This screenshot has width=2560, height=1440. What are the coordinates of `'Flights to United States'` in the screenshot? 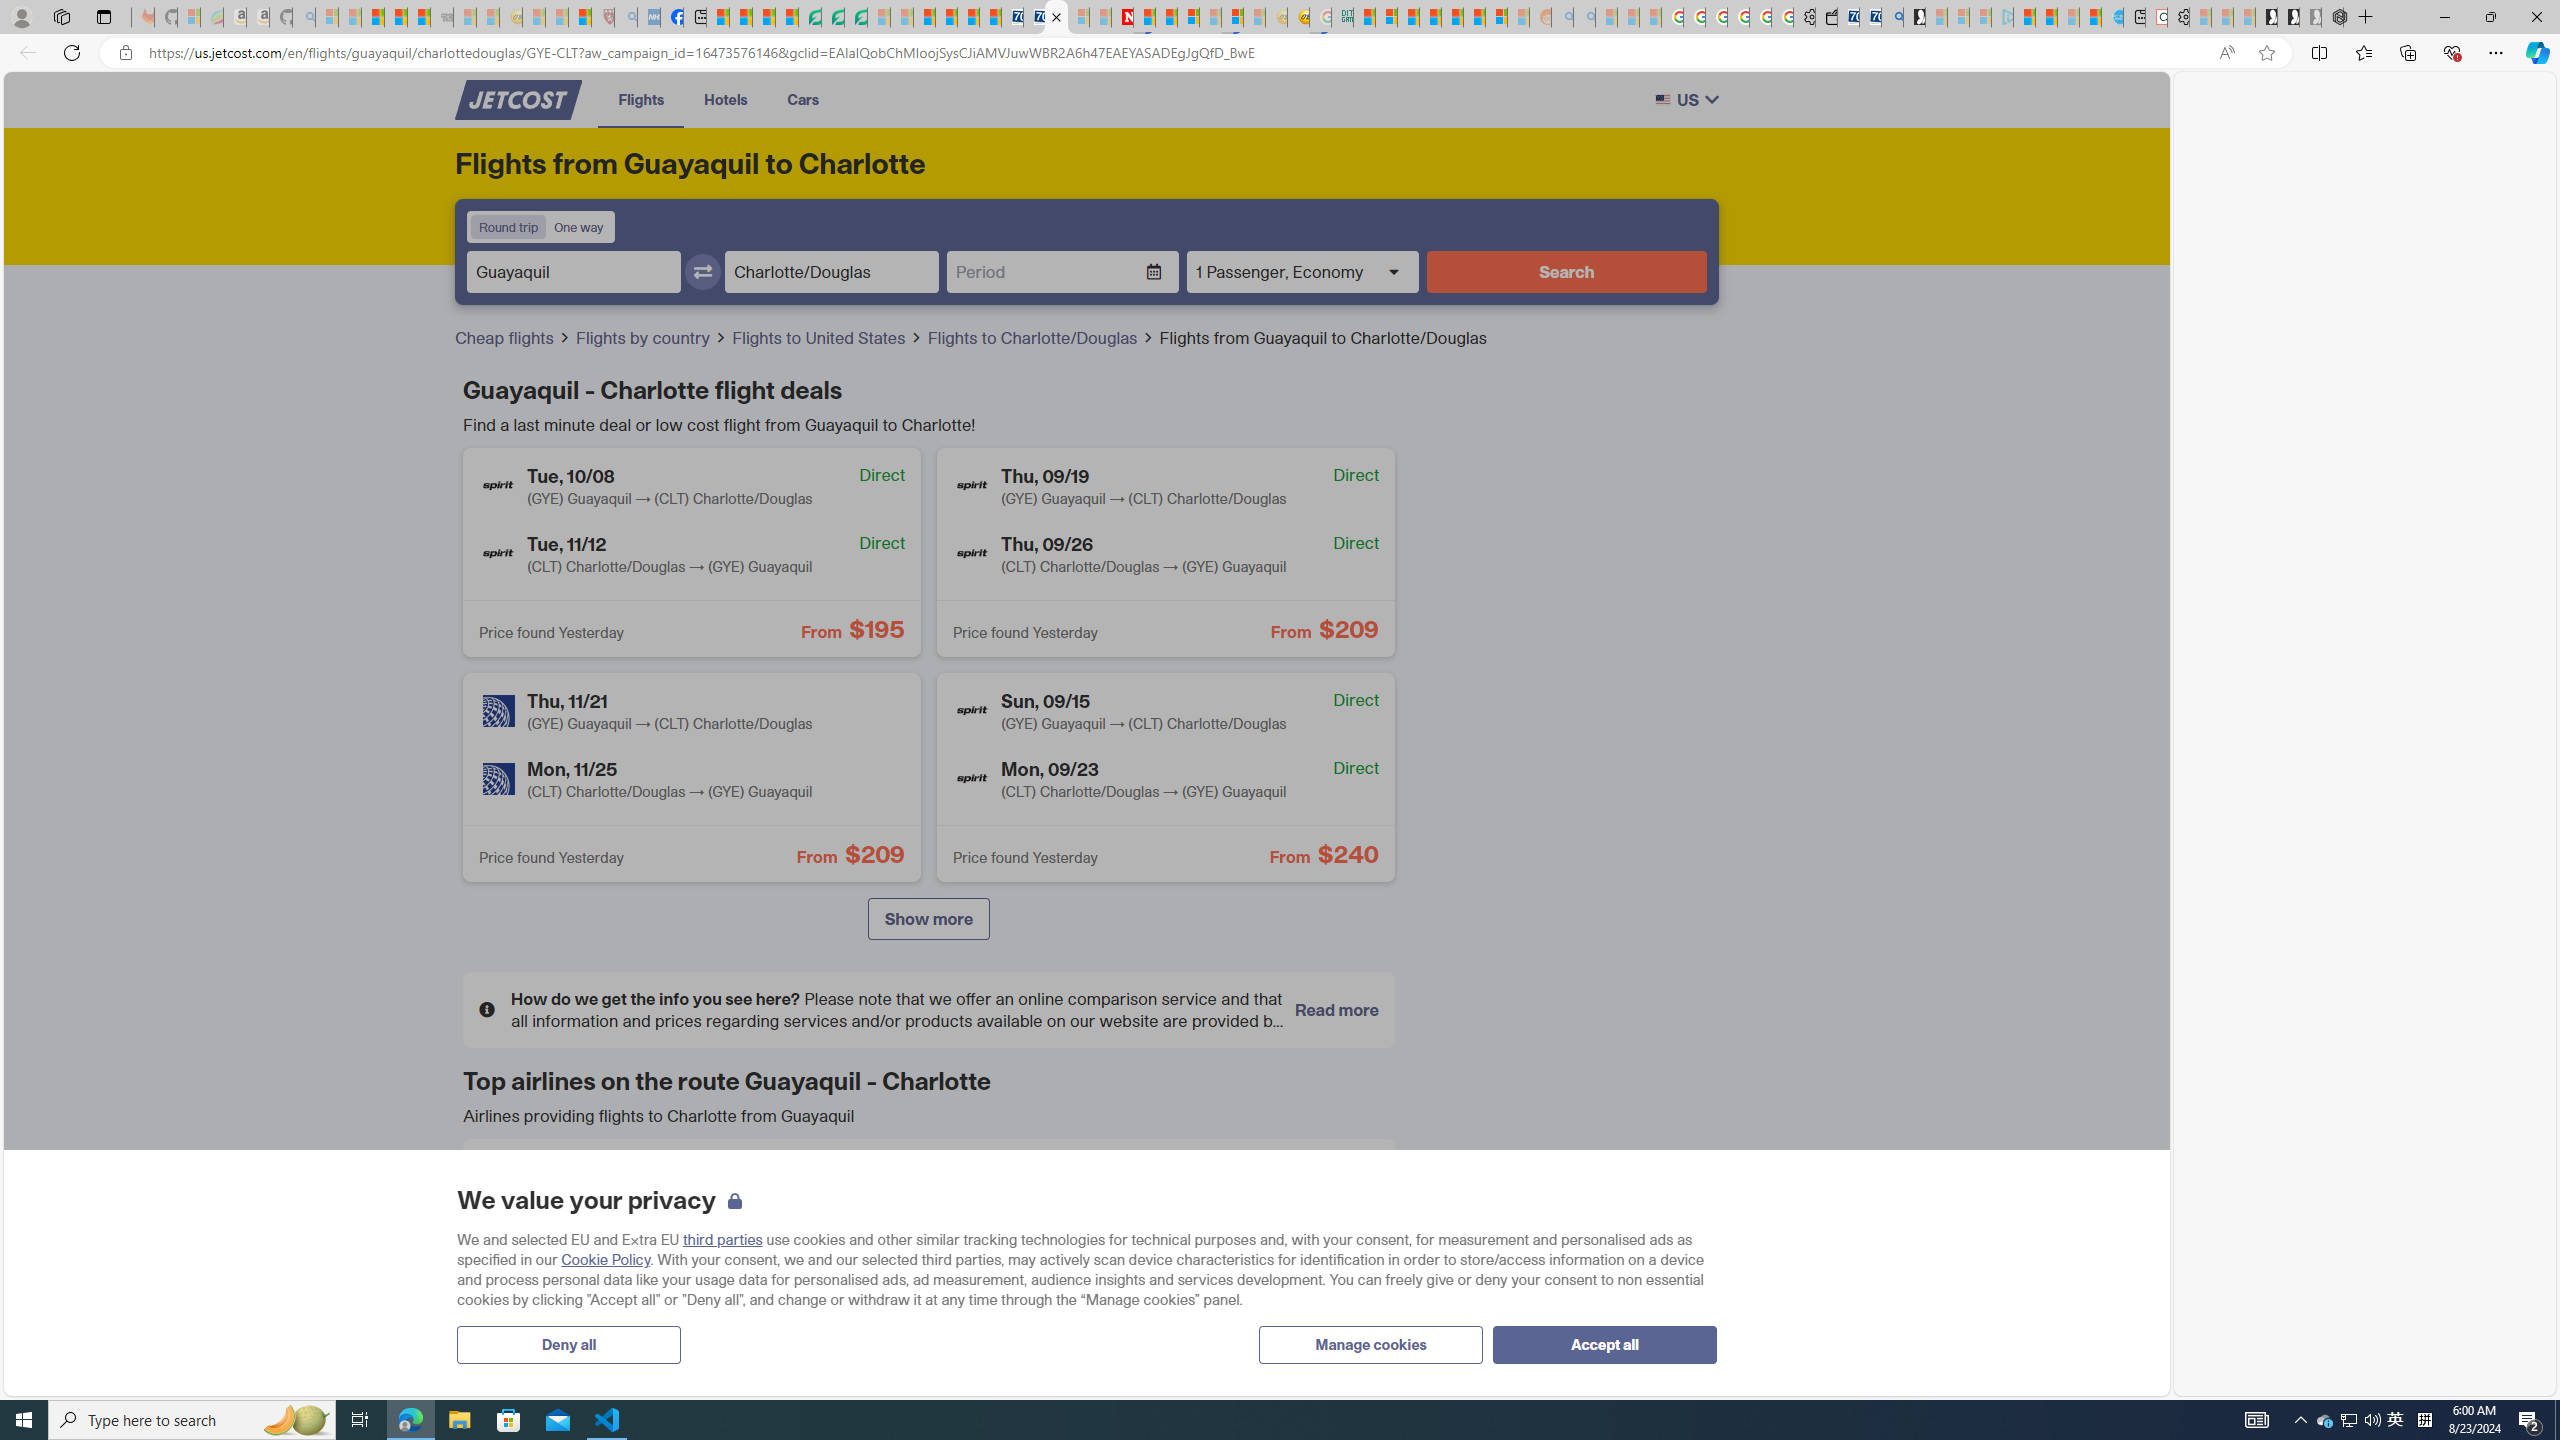 It's located at (827, 337).